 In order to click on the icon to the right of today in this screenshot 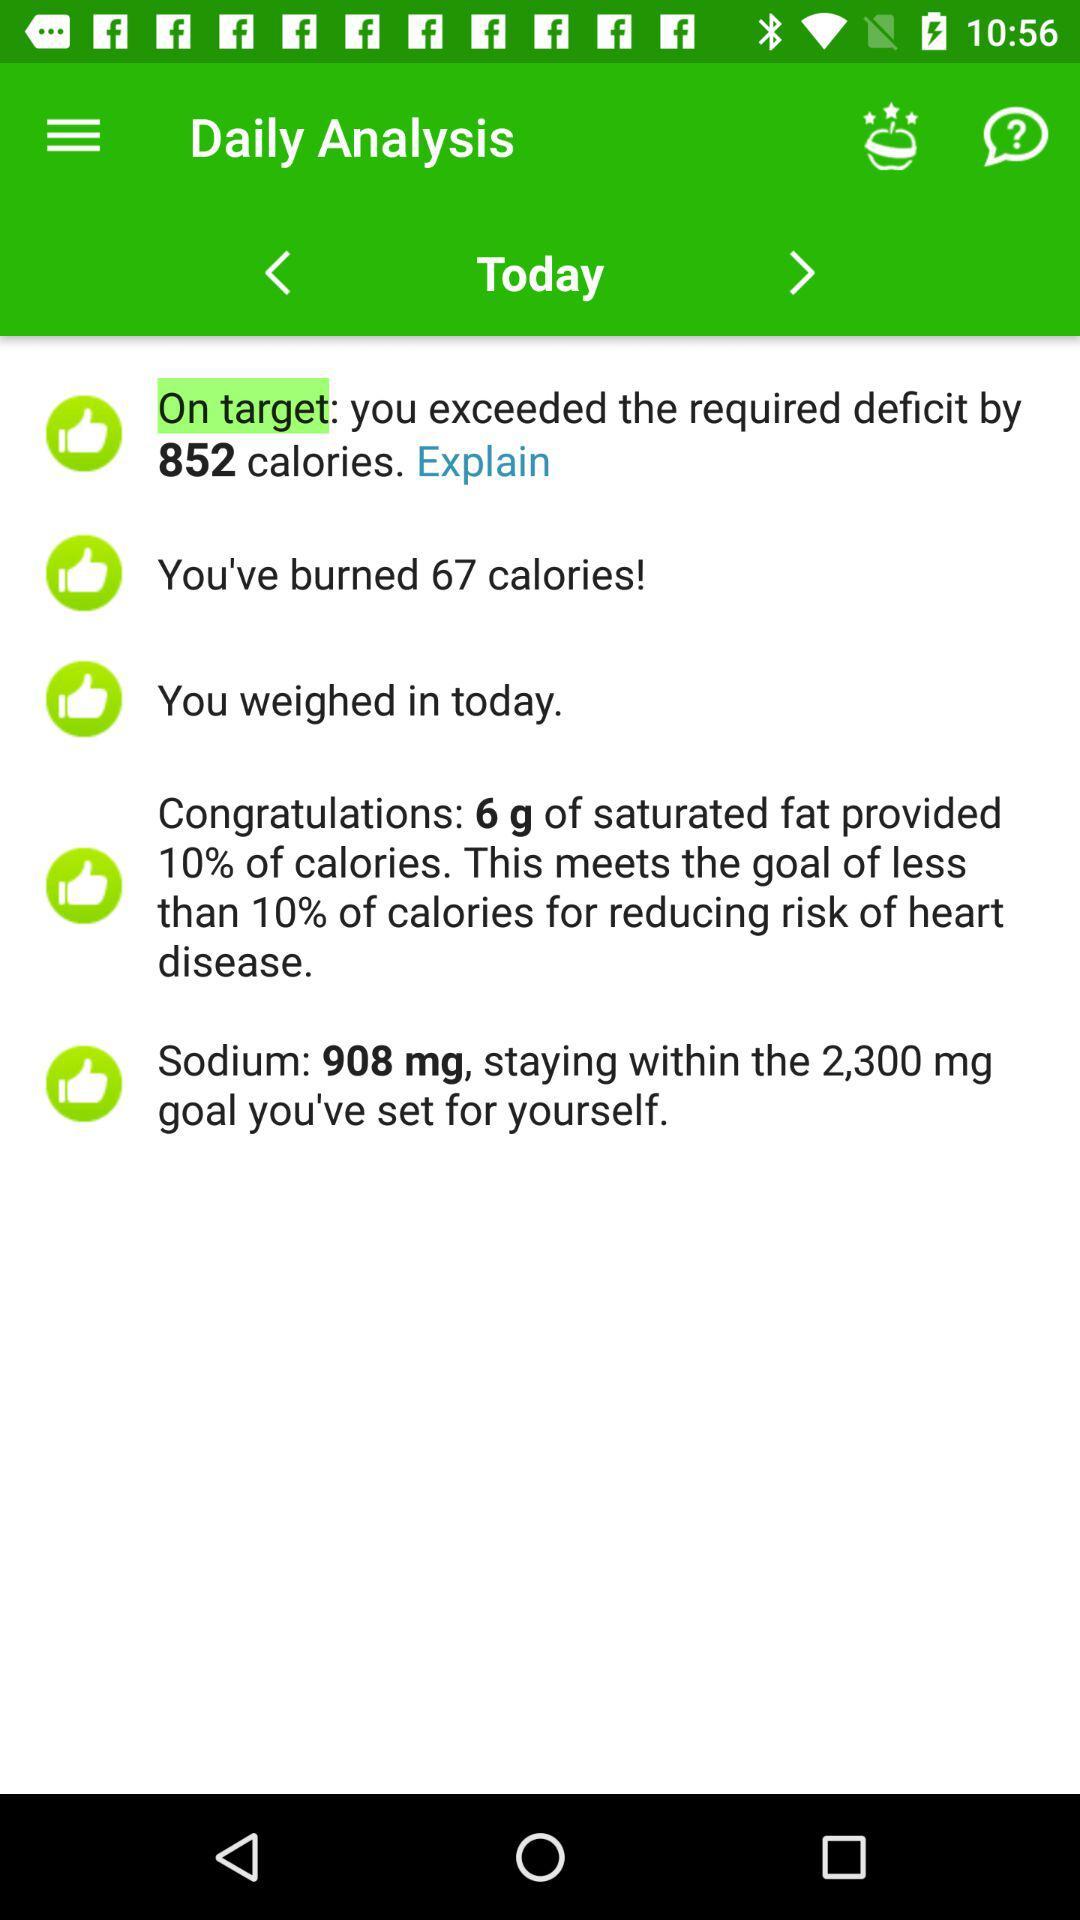, I will do `click(890, 135)`.